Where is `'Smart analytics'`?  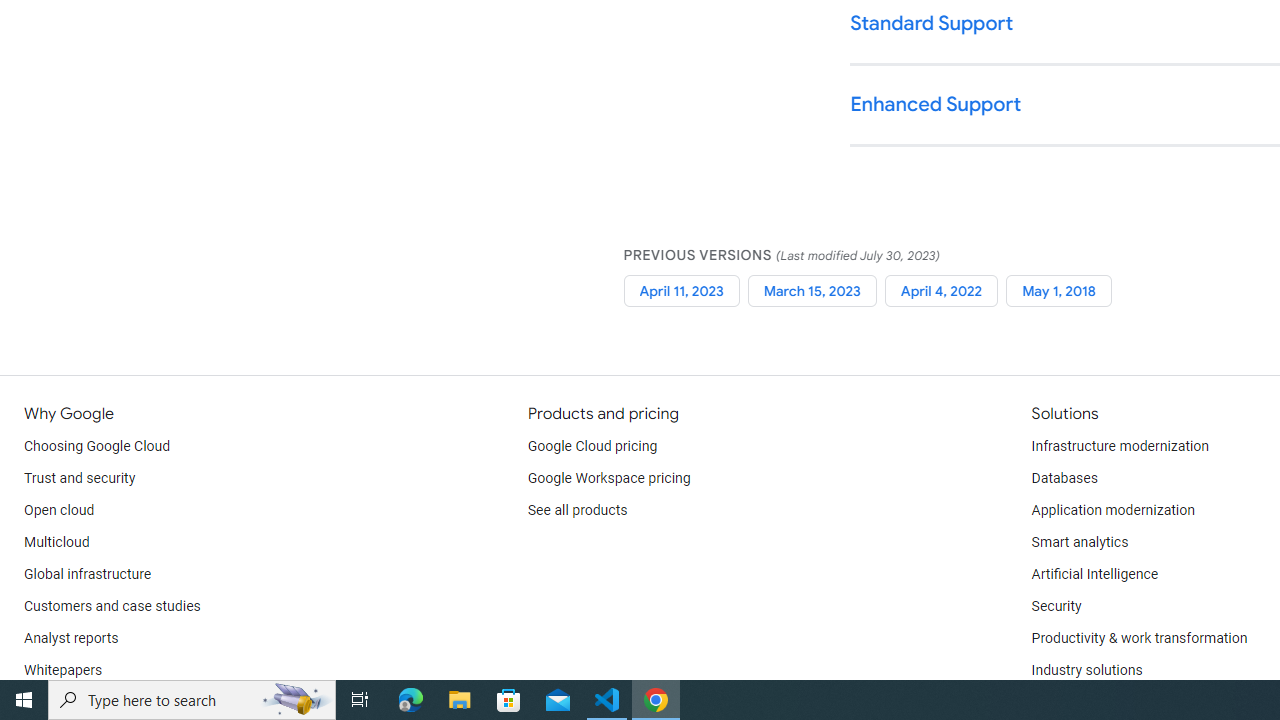
'Smart analytics' is located at coordinates (1078, 542).